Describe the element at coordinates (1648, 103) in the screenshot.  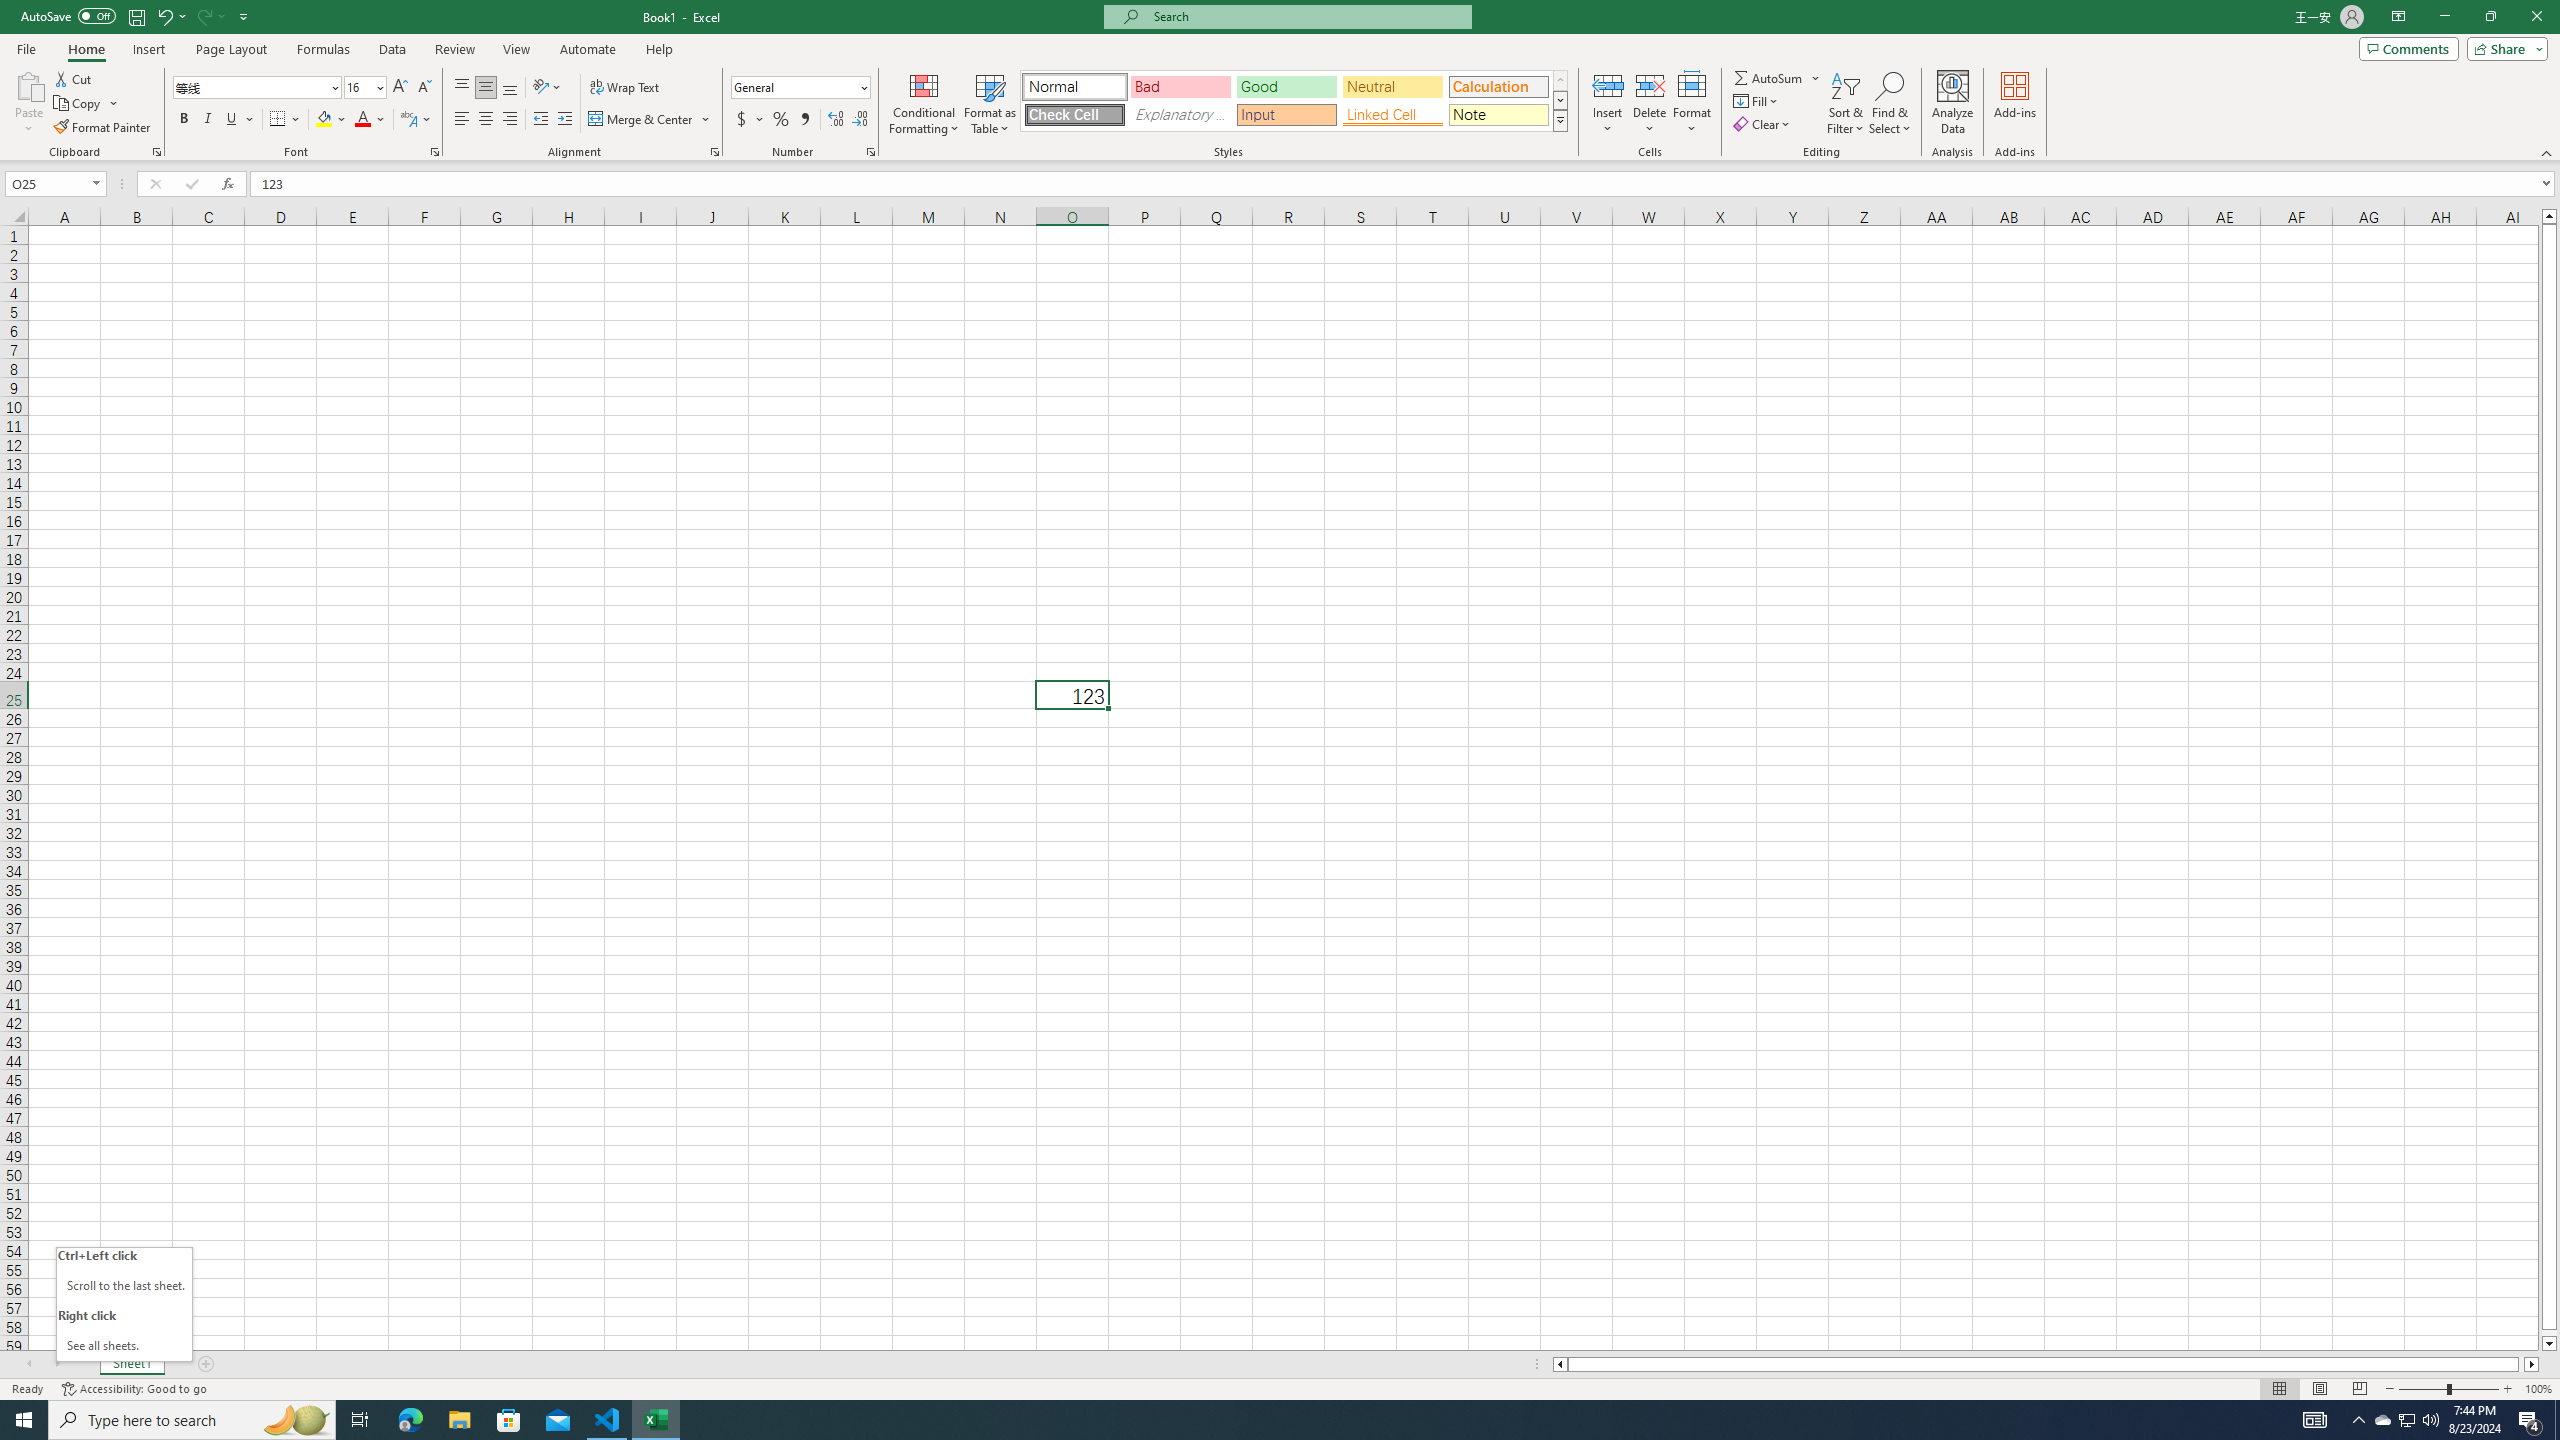
I see `'Delete'` at that location.